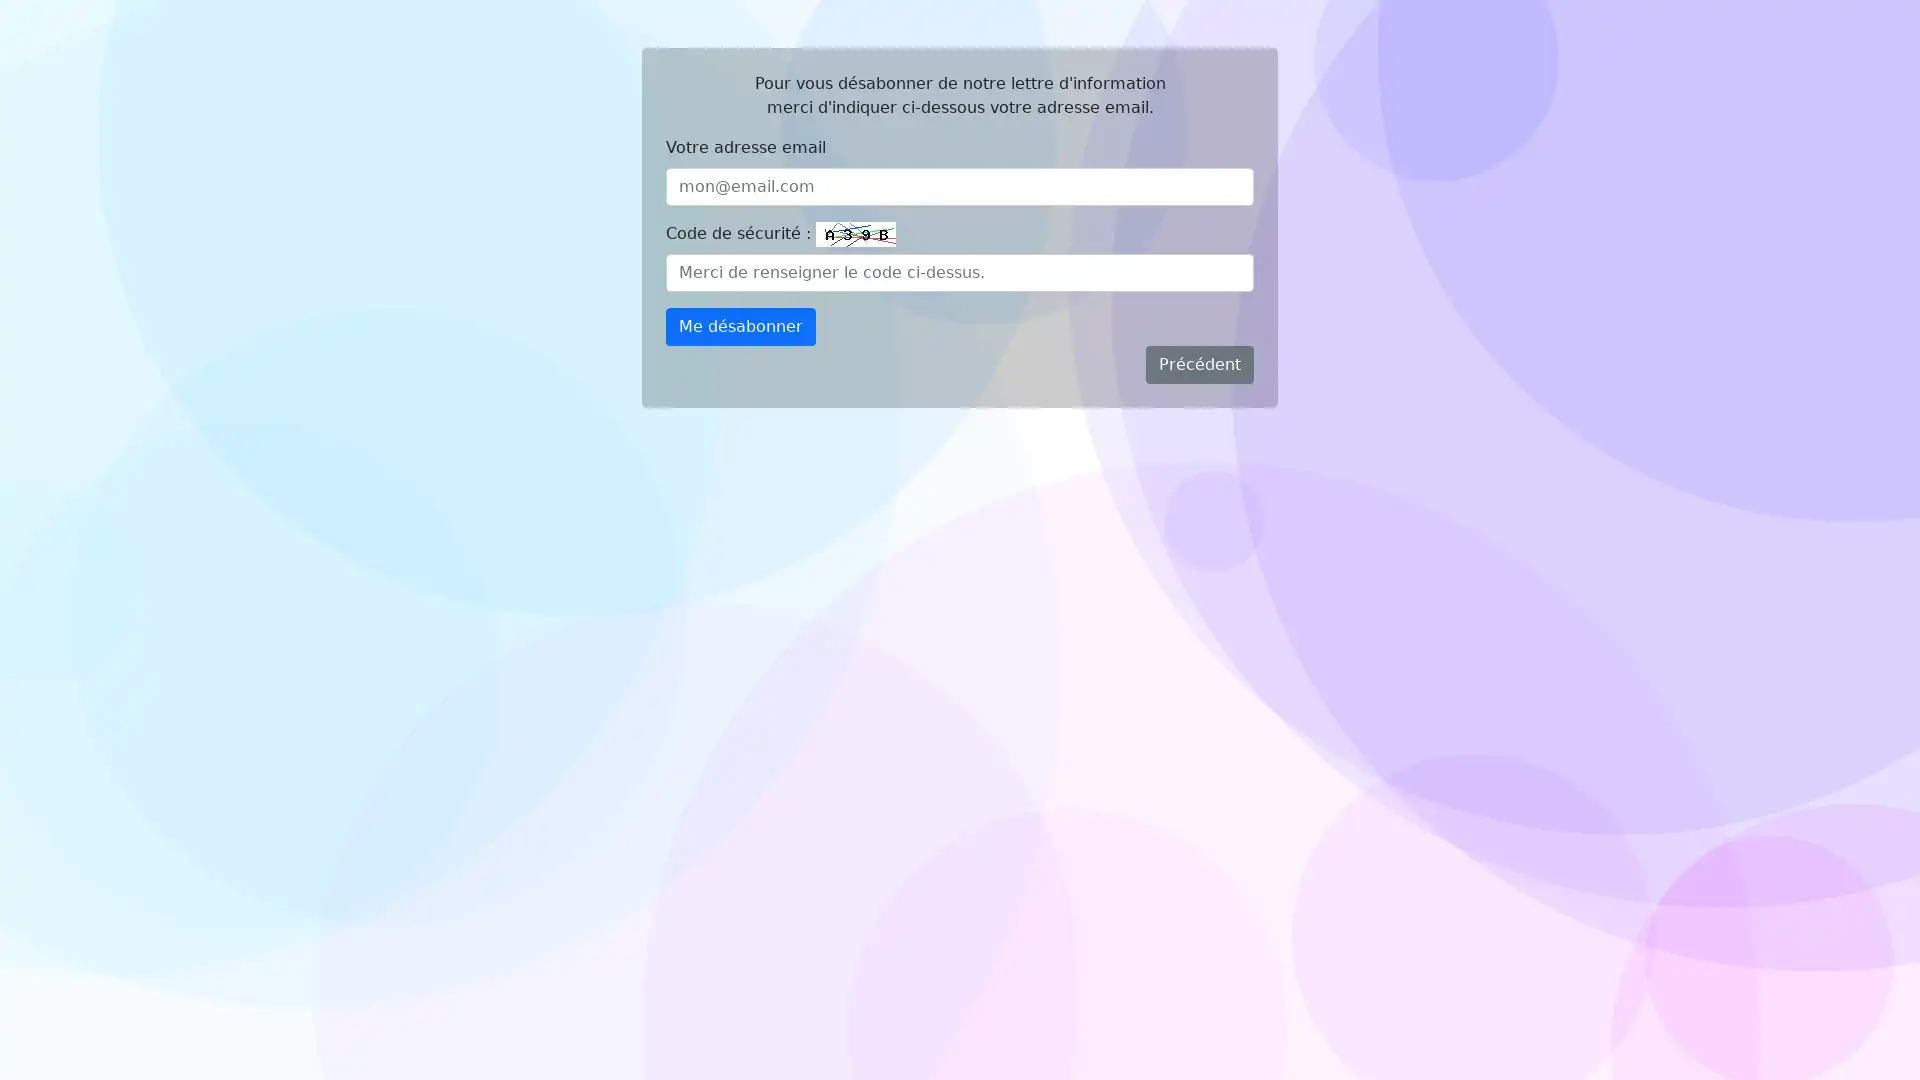  What do you see at coordinates (739, 326) in the screenshot?
I see `Me desabonner` at bounding box center [739, 326].